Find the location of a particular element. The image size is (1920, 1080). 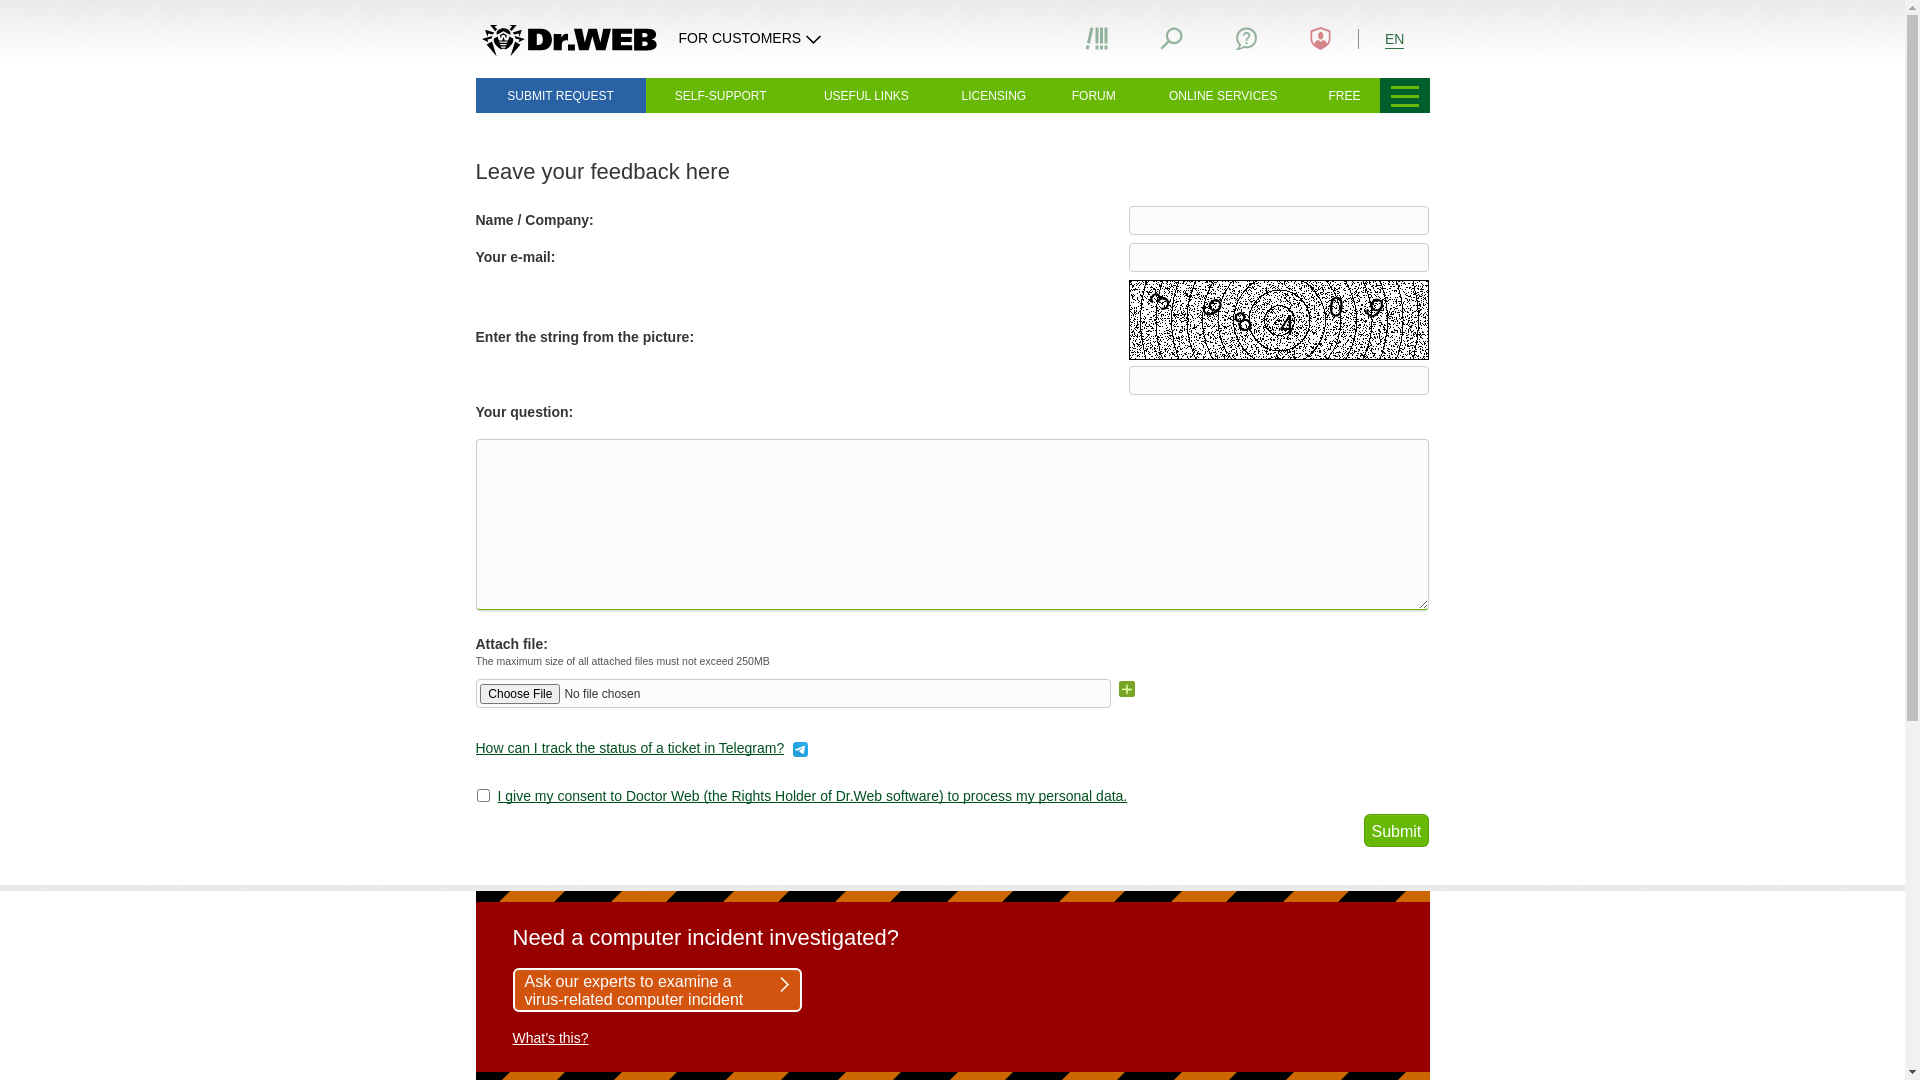

'LICENSING' is located at coordinates (993, 95).